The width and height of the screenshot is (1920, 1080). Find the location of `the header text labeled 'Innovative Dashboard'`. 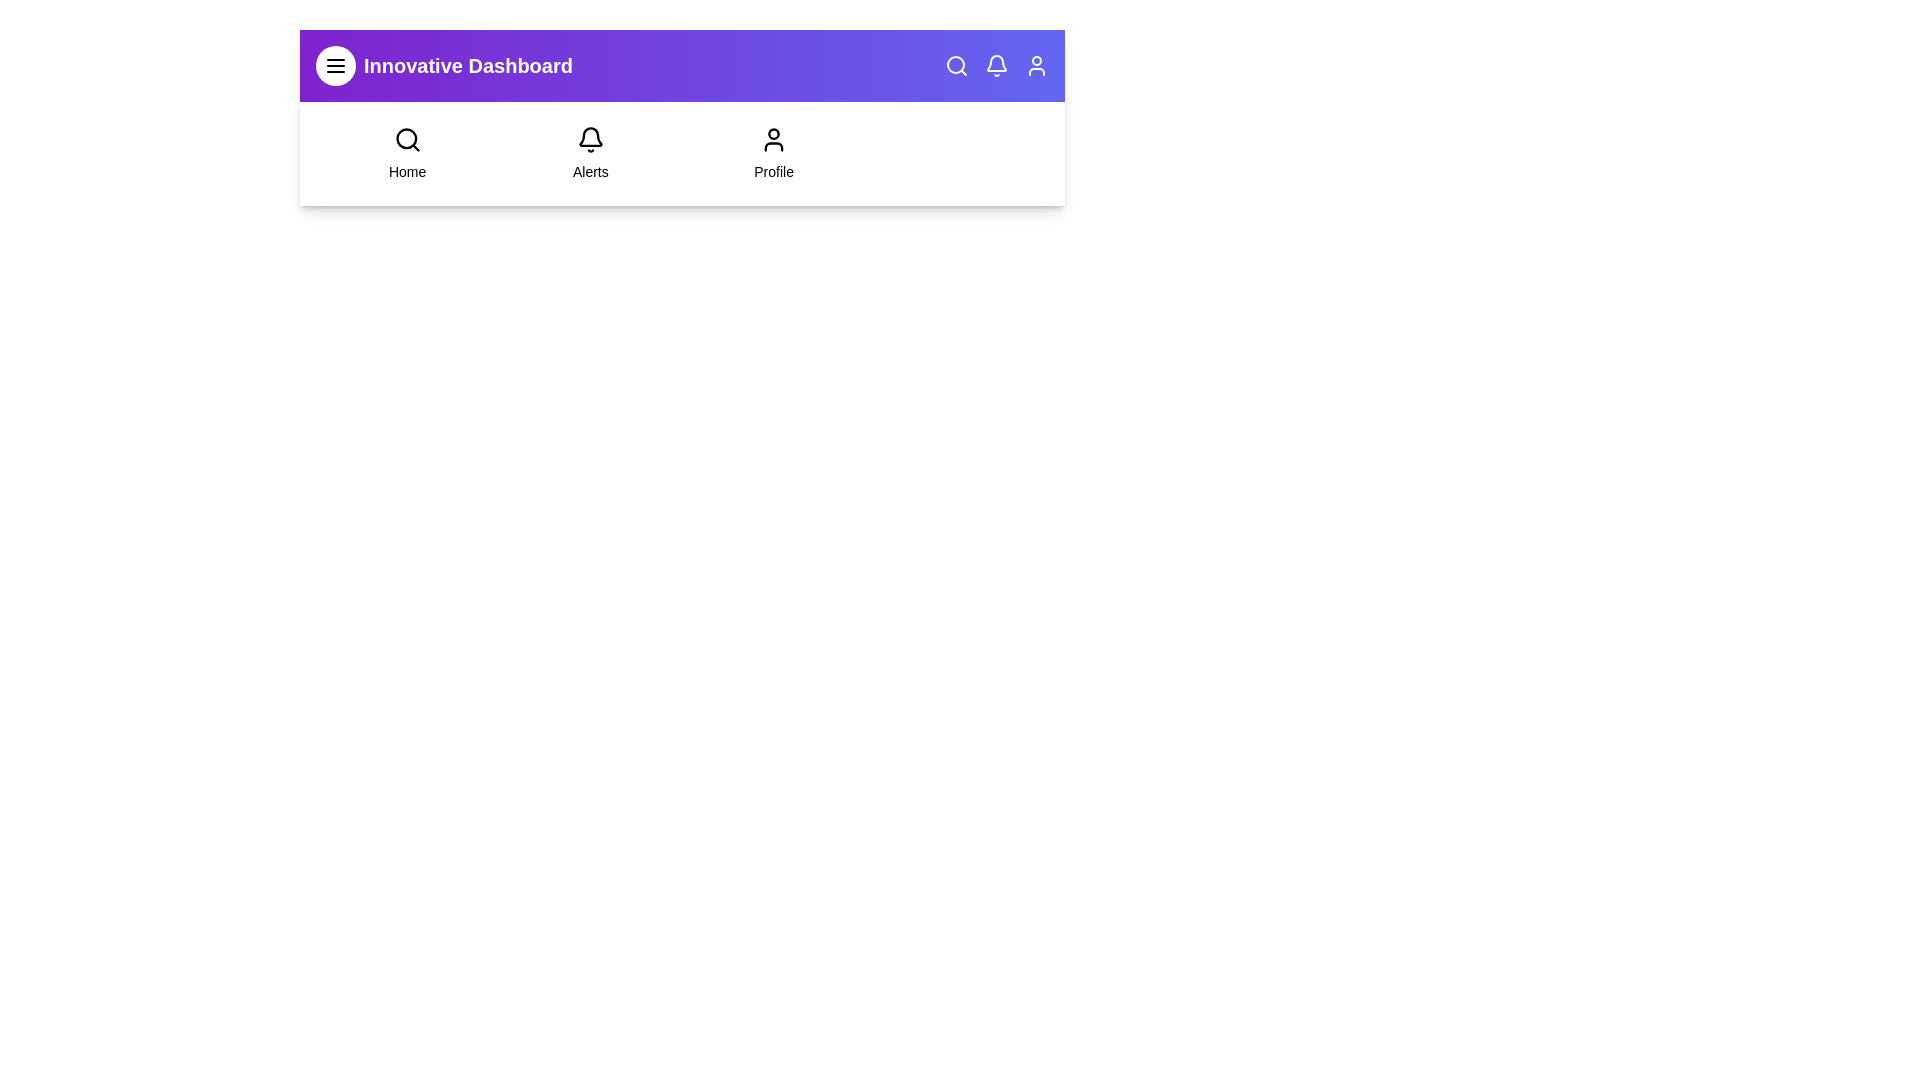

the header text labeled 'Innovative Dashboard' is located at coordinates (466, 64).